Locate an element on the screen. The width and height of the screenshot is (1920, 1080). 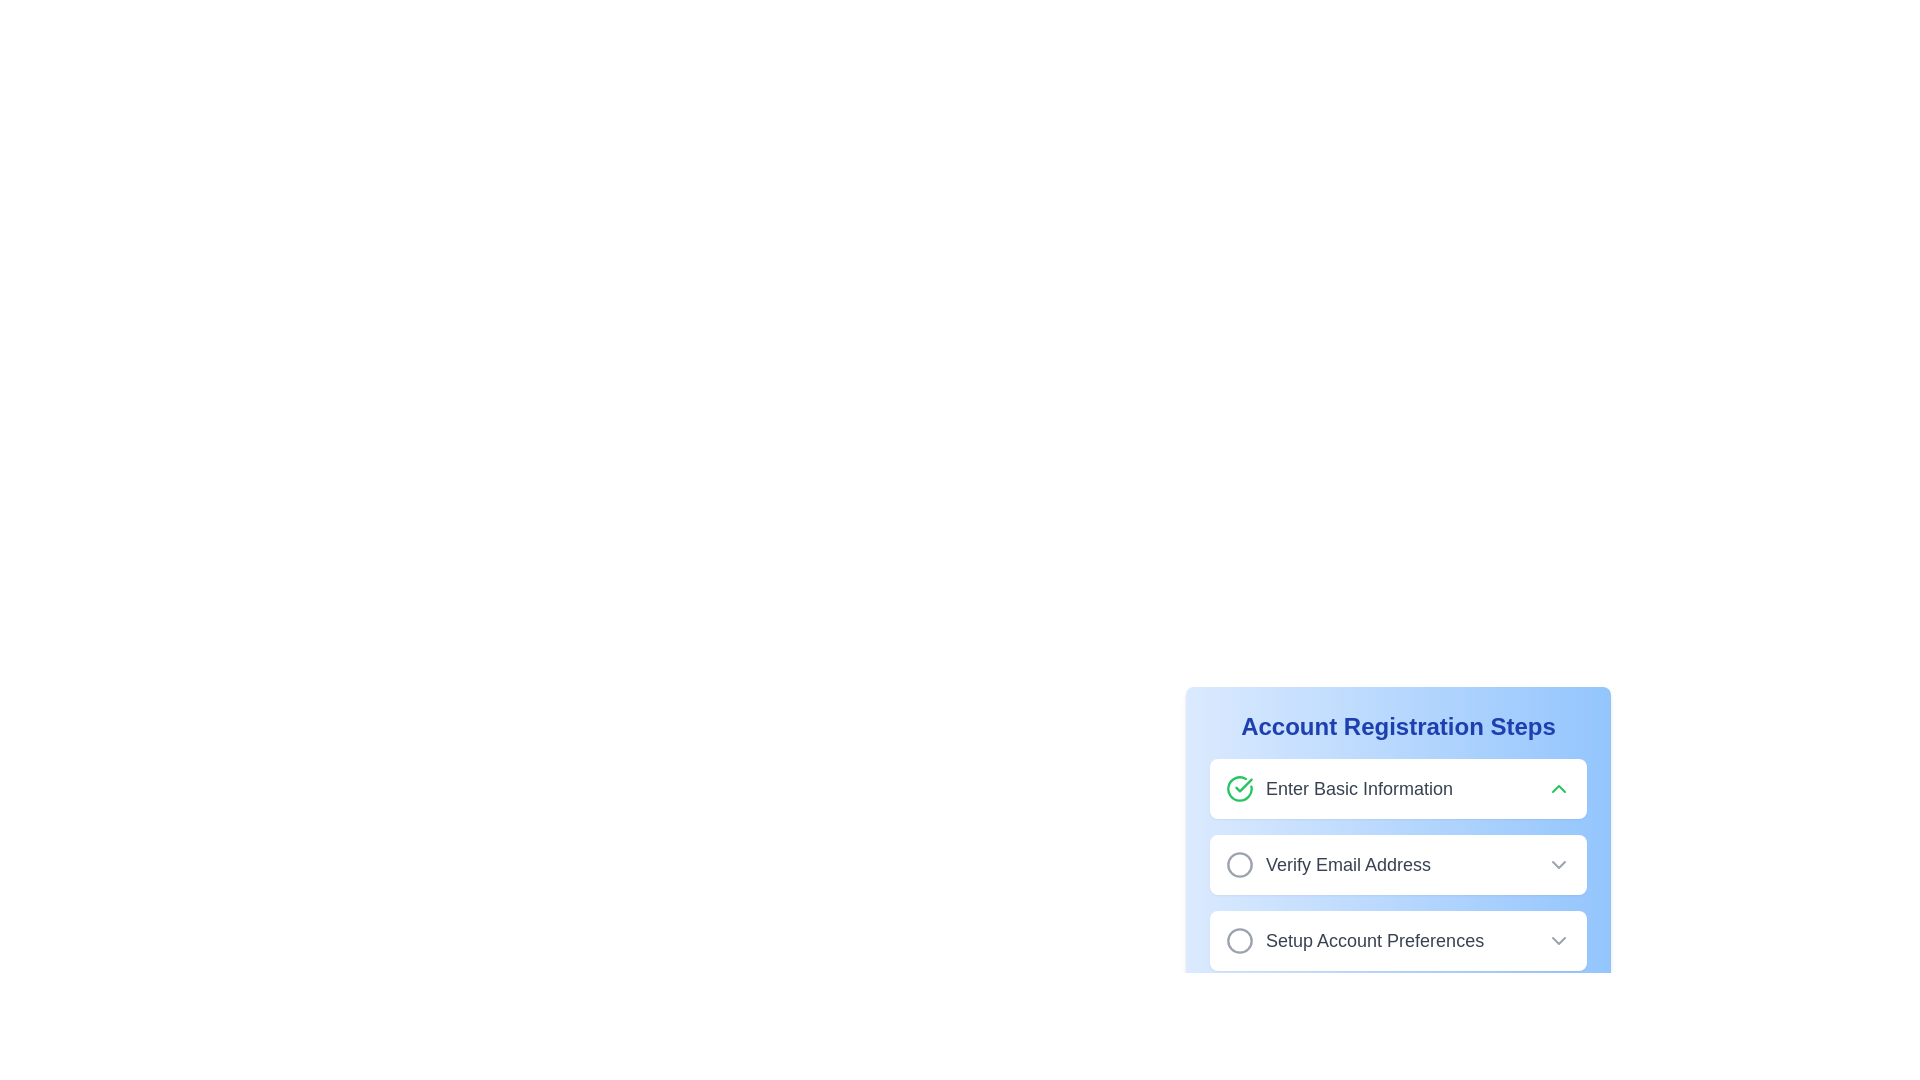
the downward-pointing chevron icon located on the right side of the 'Verify Email Address' section within the Account Registration Steps interface is located at coordinates (1558, 863).